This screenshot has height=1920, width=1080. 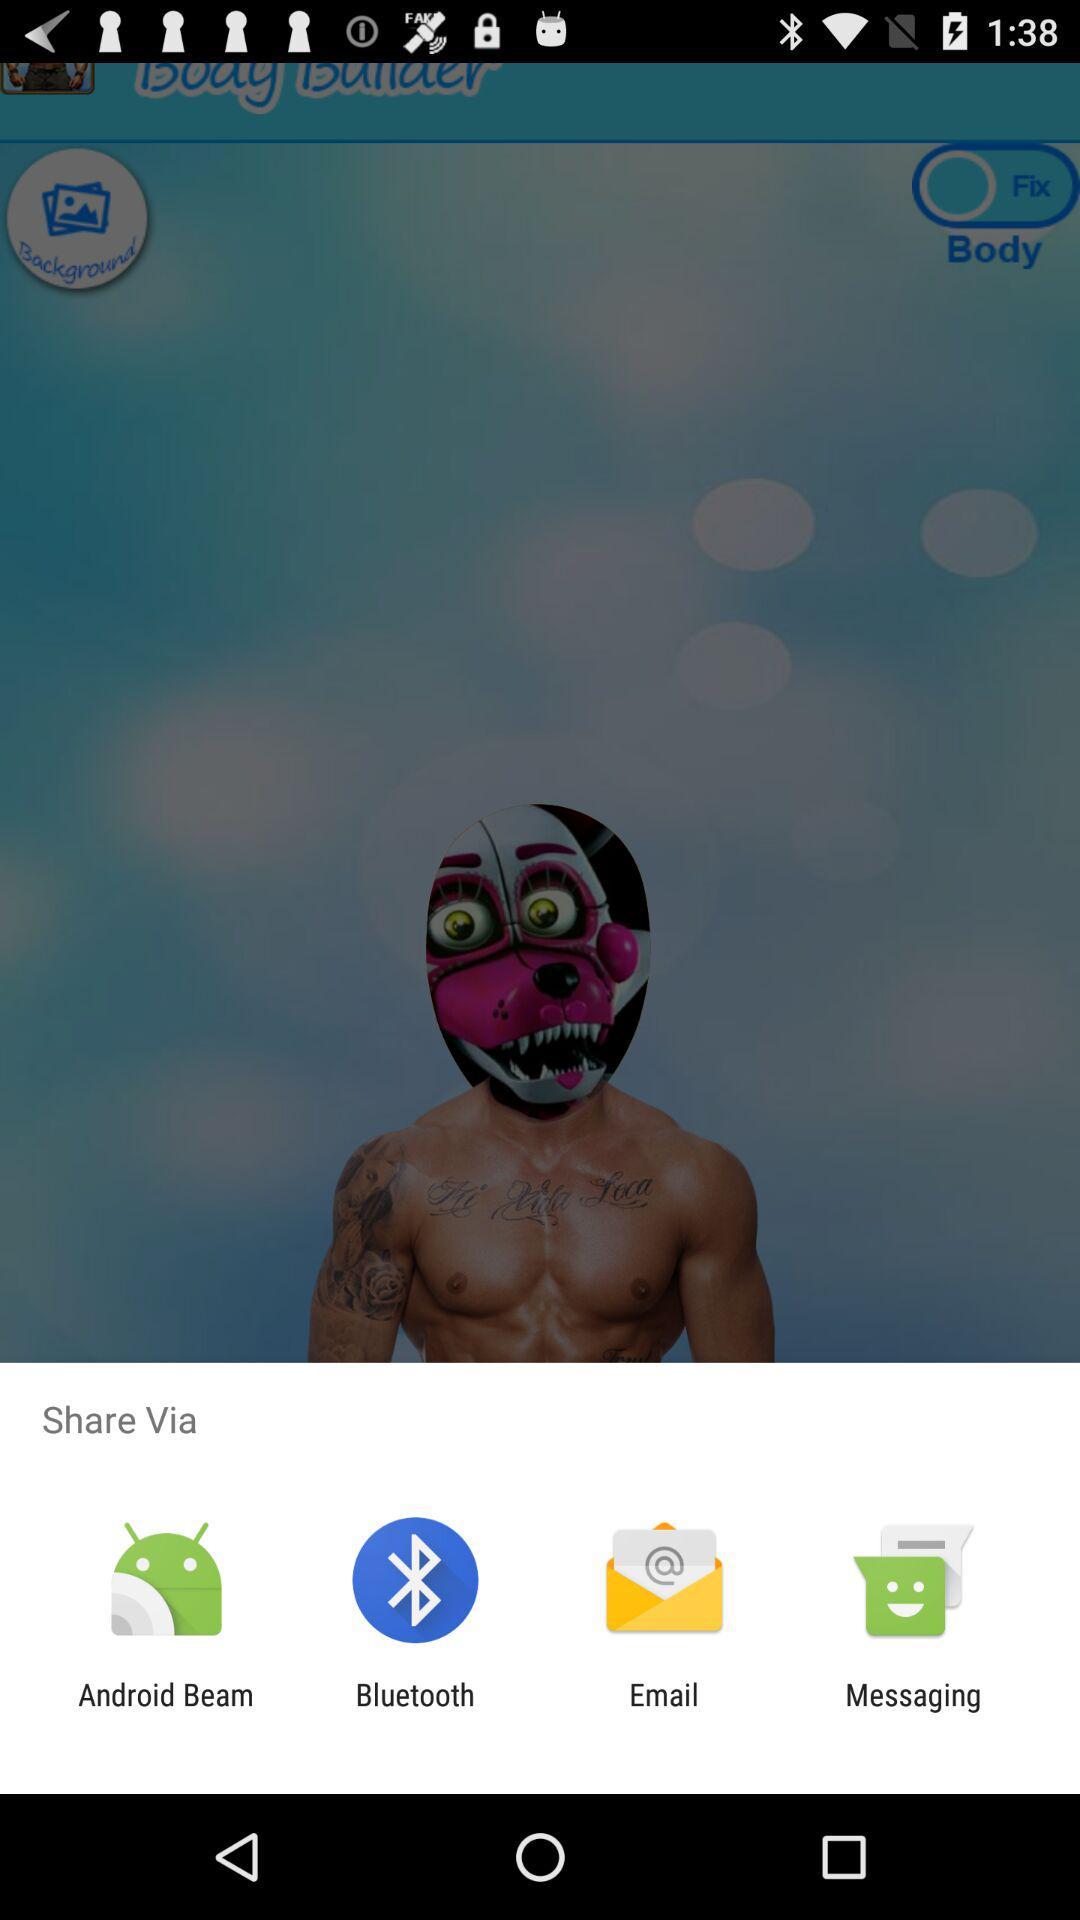 What do you see at coordinates (664, 1711) in the screenshot?
I see `the email` at bounding box center [664, 1711].